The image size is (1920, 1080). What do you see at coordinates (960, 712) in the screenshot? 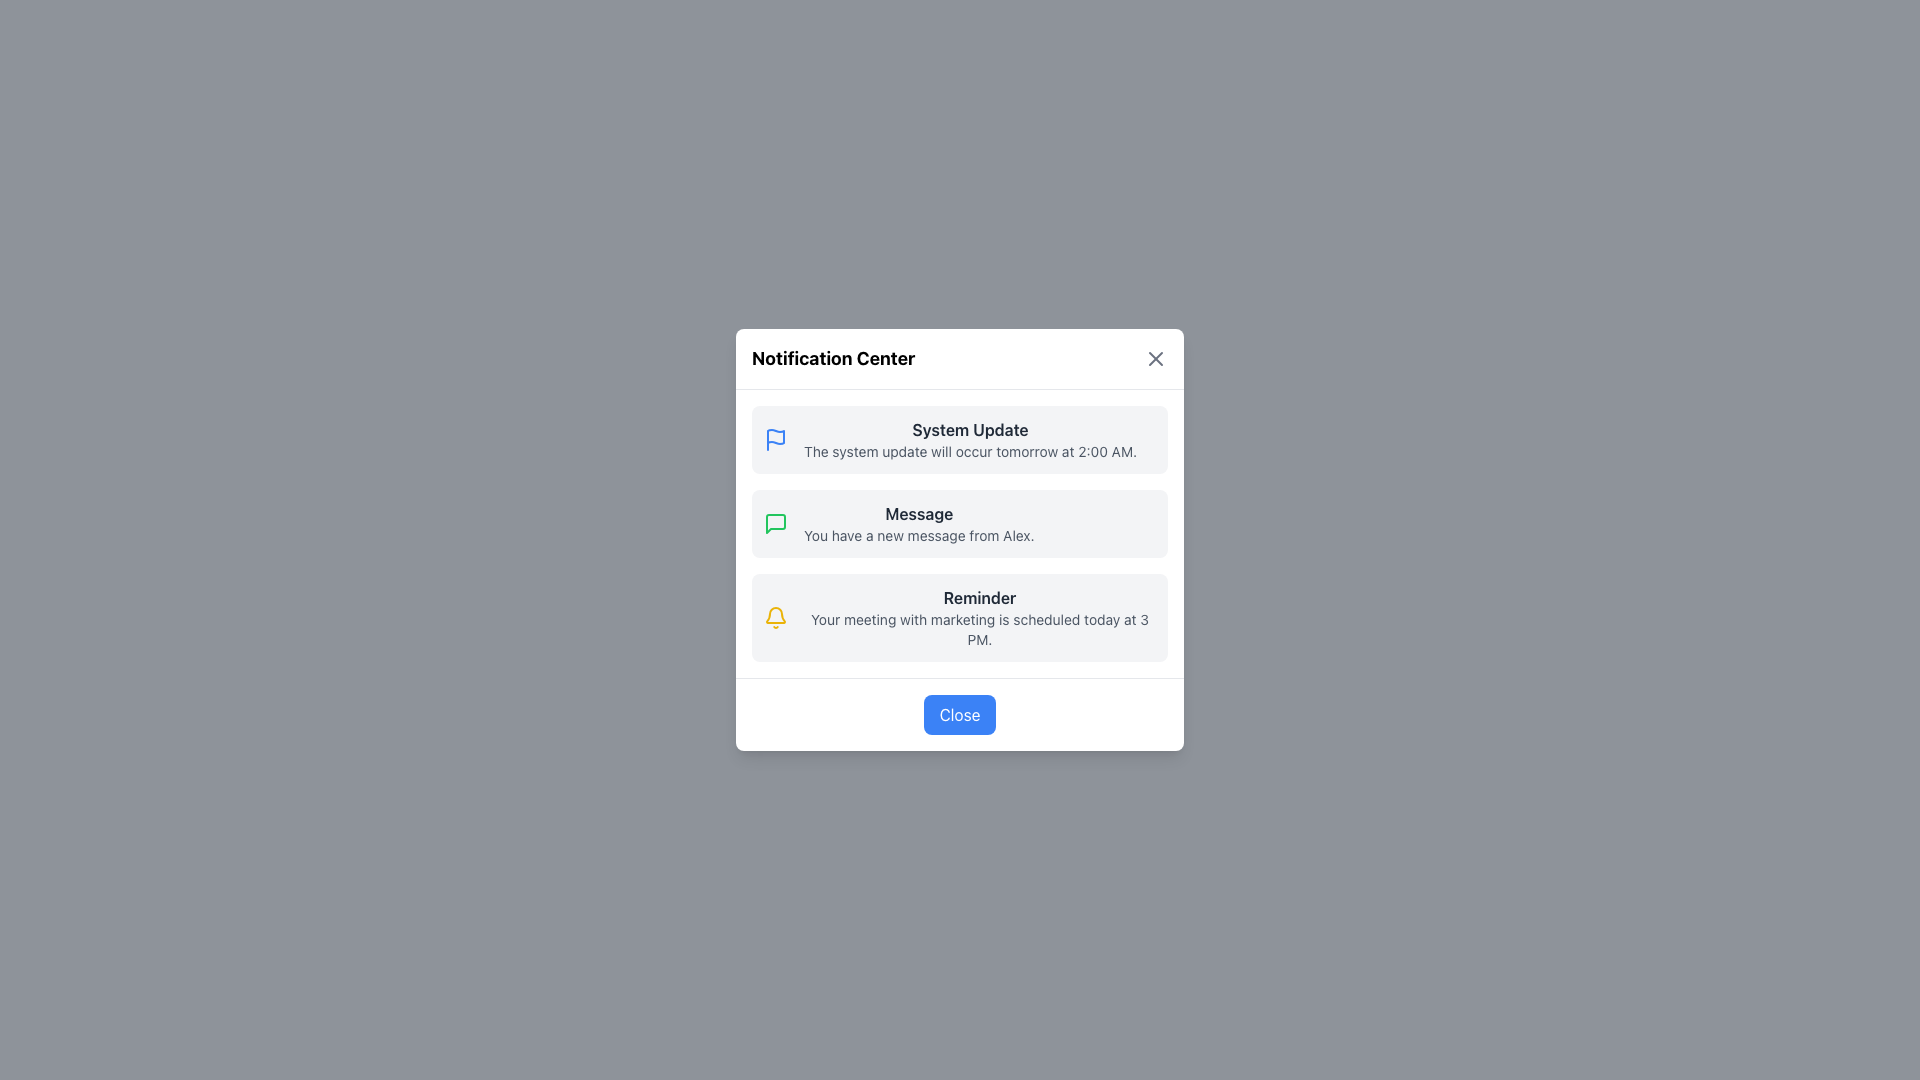
I see `the close button located at the bottom center of the modal window` at bounding box center [960, 712].